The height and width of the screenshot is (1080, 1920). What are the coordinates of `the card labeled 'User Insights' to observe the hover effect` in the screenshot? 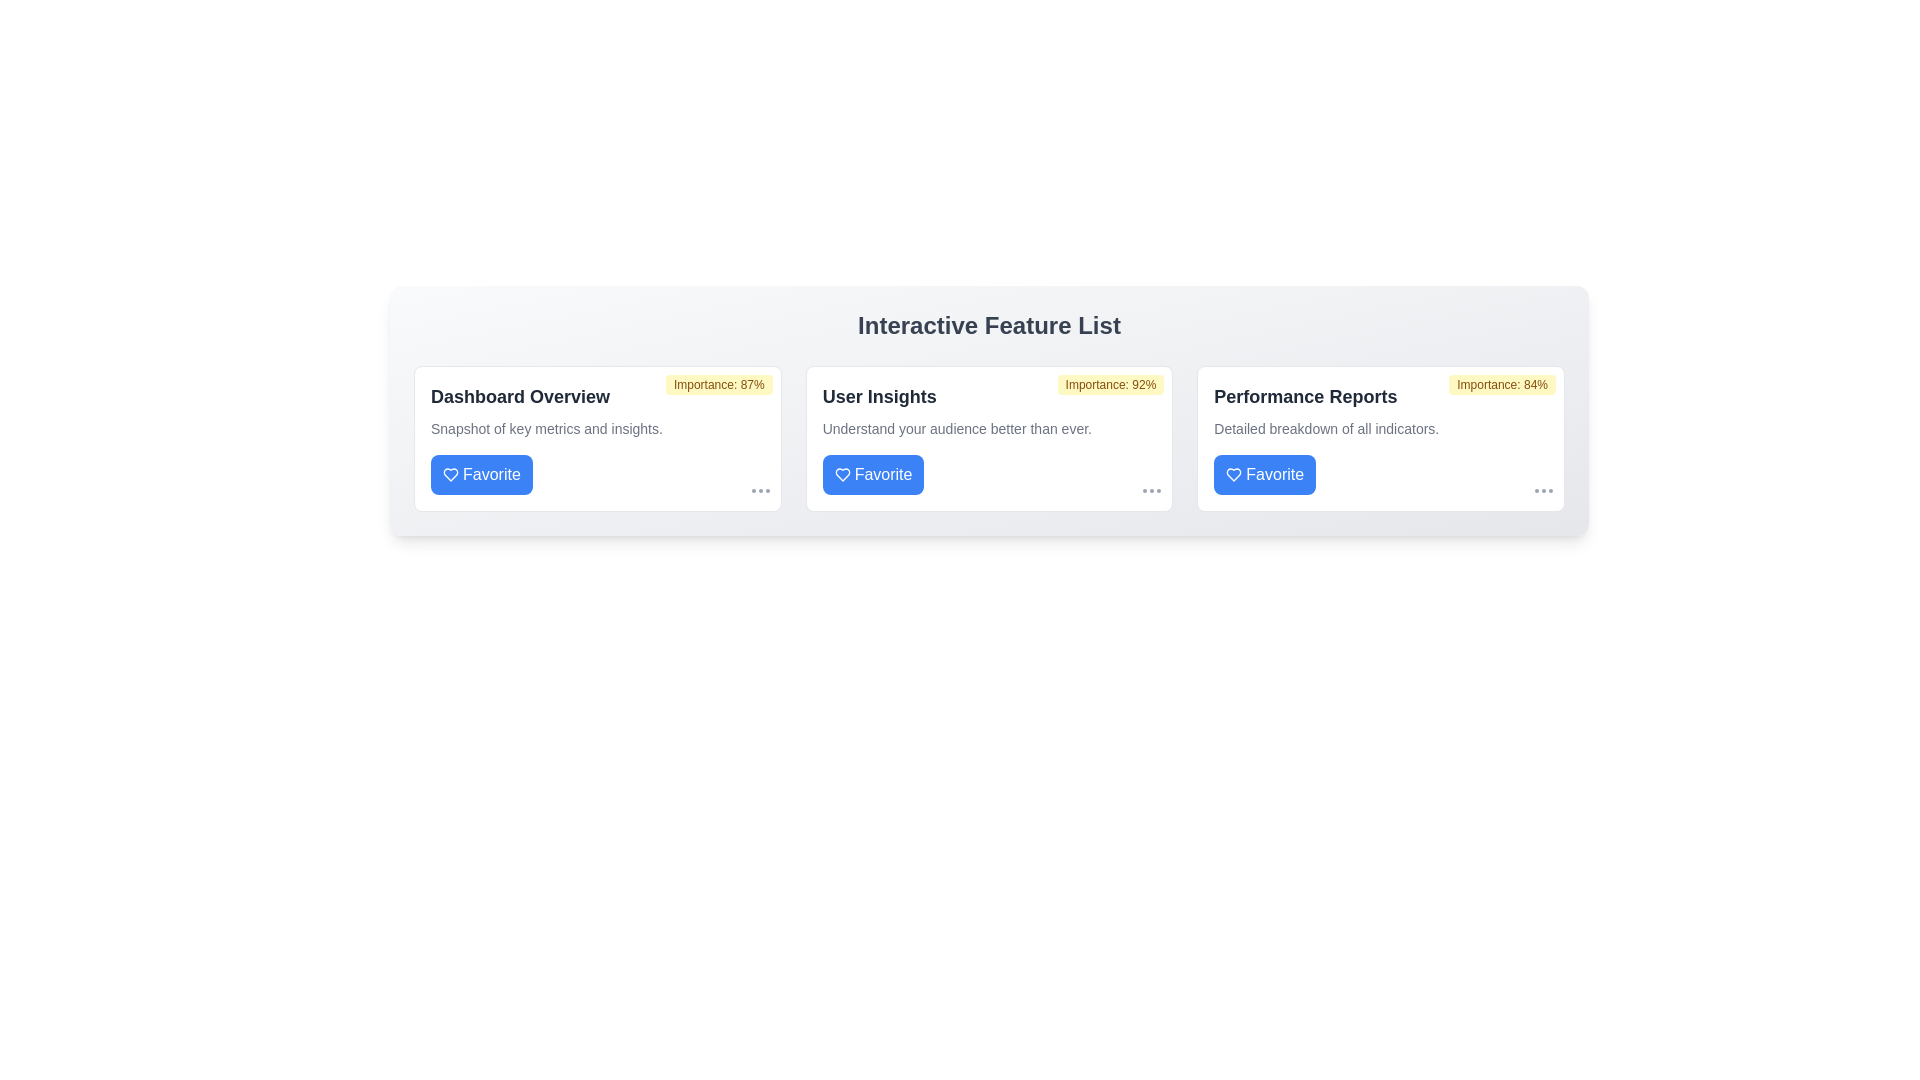 It's located at (989, 438).